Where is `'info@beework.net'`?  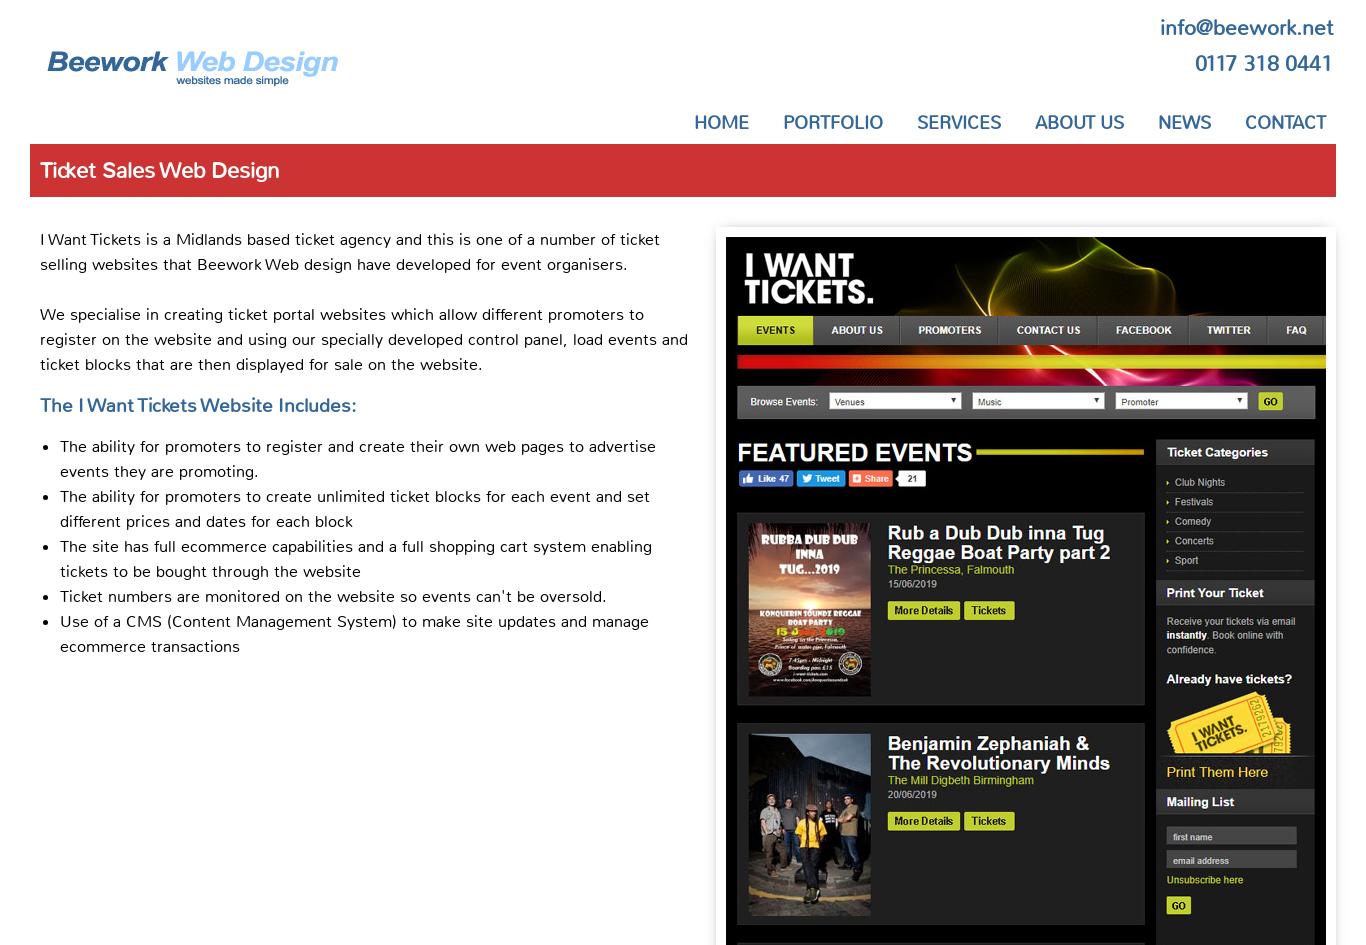 'info@beework.net' is located at coordinates (1246, 27).